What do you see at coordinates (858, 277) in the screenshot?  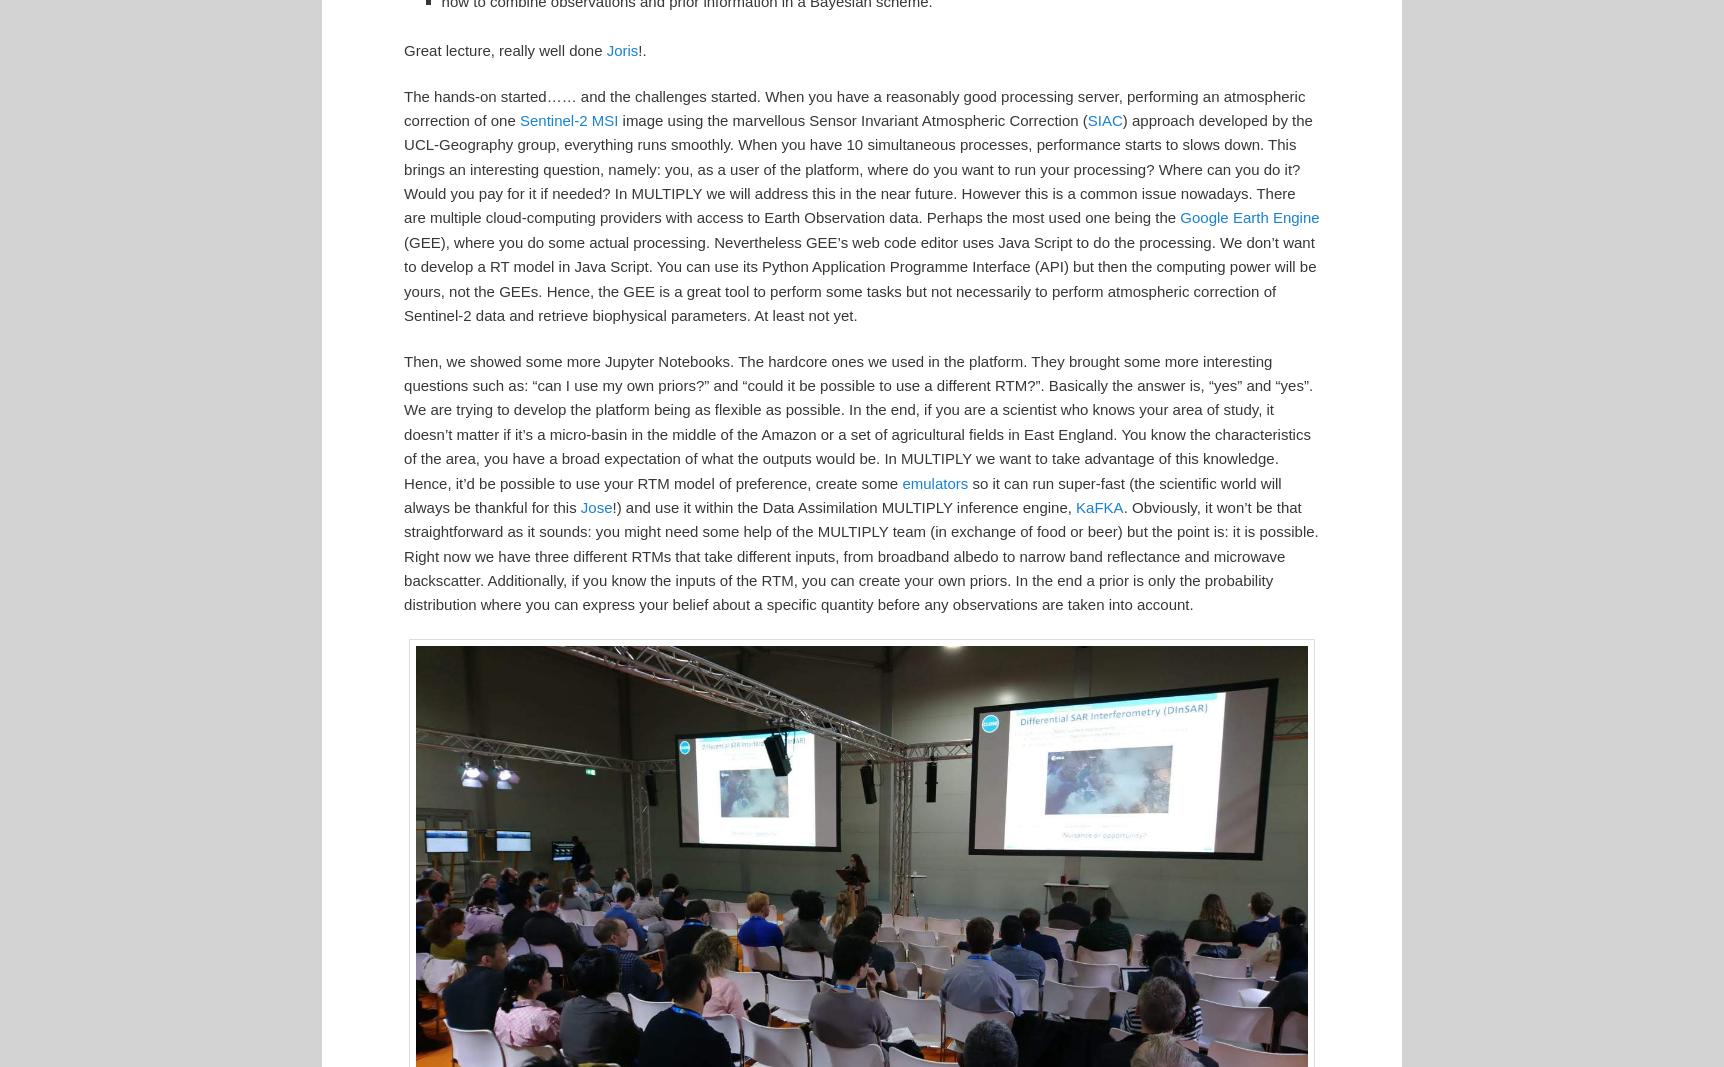 I see `'(GEE), where you do some actual processing. Nevertheless GEE’s web code editor uses Java Script to do the processing. We don’t want to develop a RT model in Java Script. You can use its Python Application Programme Interface (API) but then the computing power will be yours, not the GEEs. Hence, the GEE is a great tool to perform some tasks but not necessarily to perform atmospheric correction of Sentinel-2 data and retrieve biophysical parameters. At least not yet.'` at bounding box center [858, 277].